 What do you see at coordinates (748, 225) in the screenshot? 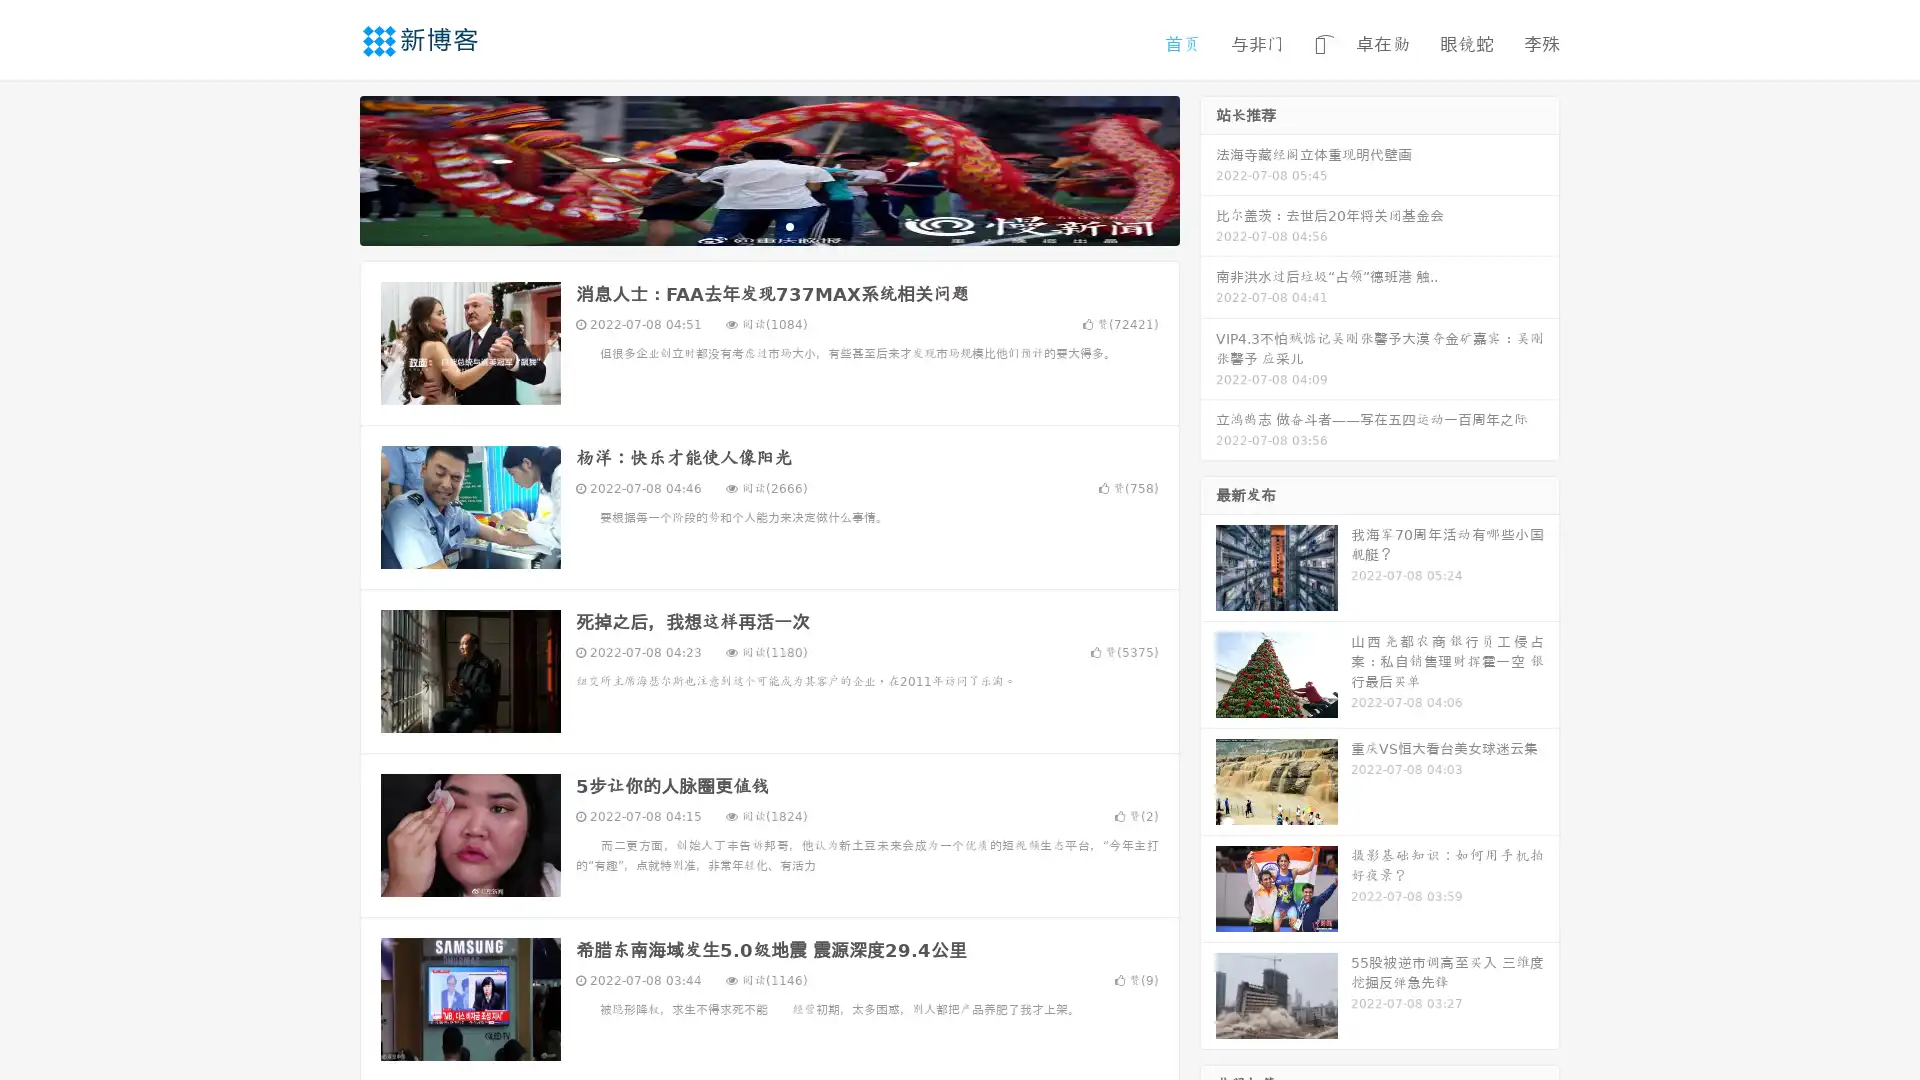
I see `Go to slide 1` at bounding box center [748, 225].